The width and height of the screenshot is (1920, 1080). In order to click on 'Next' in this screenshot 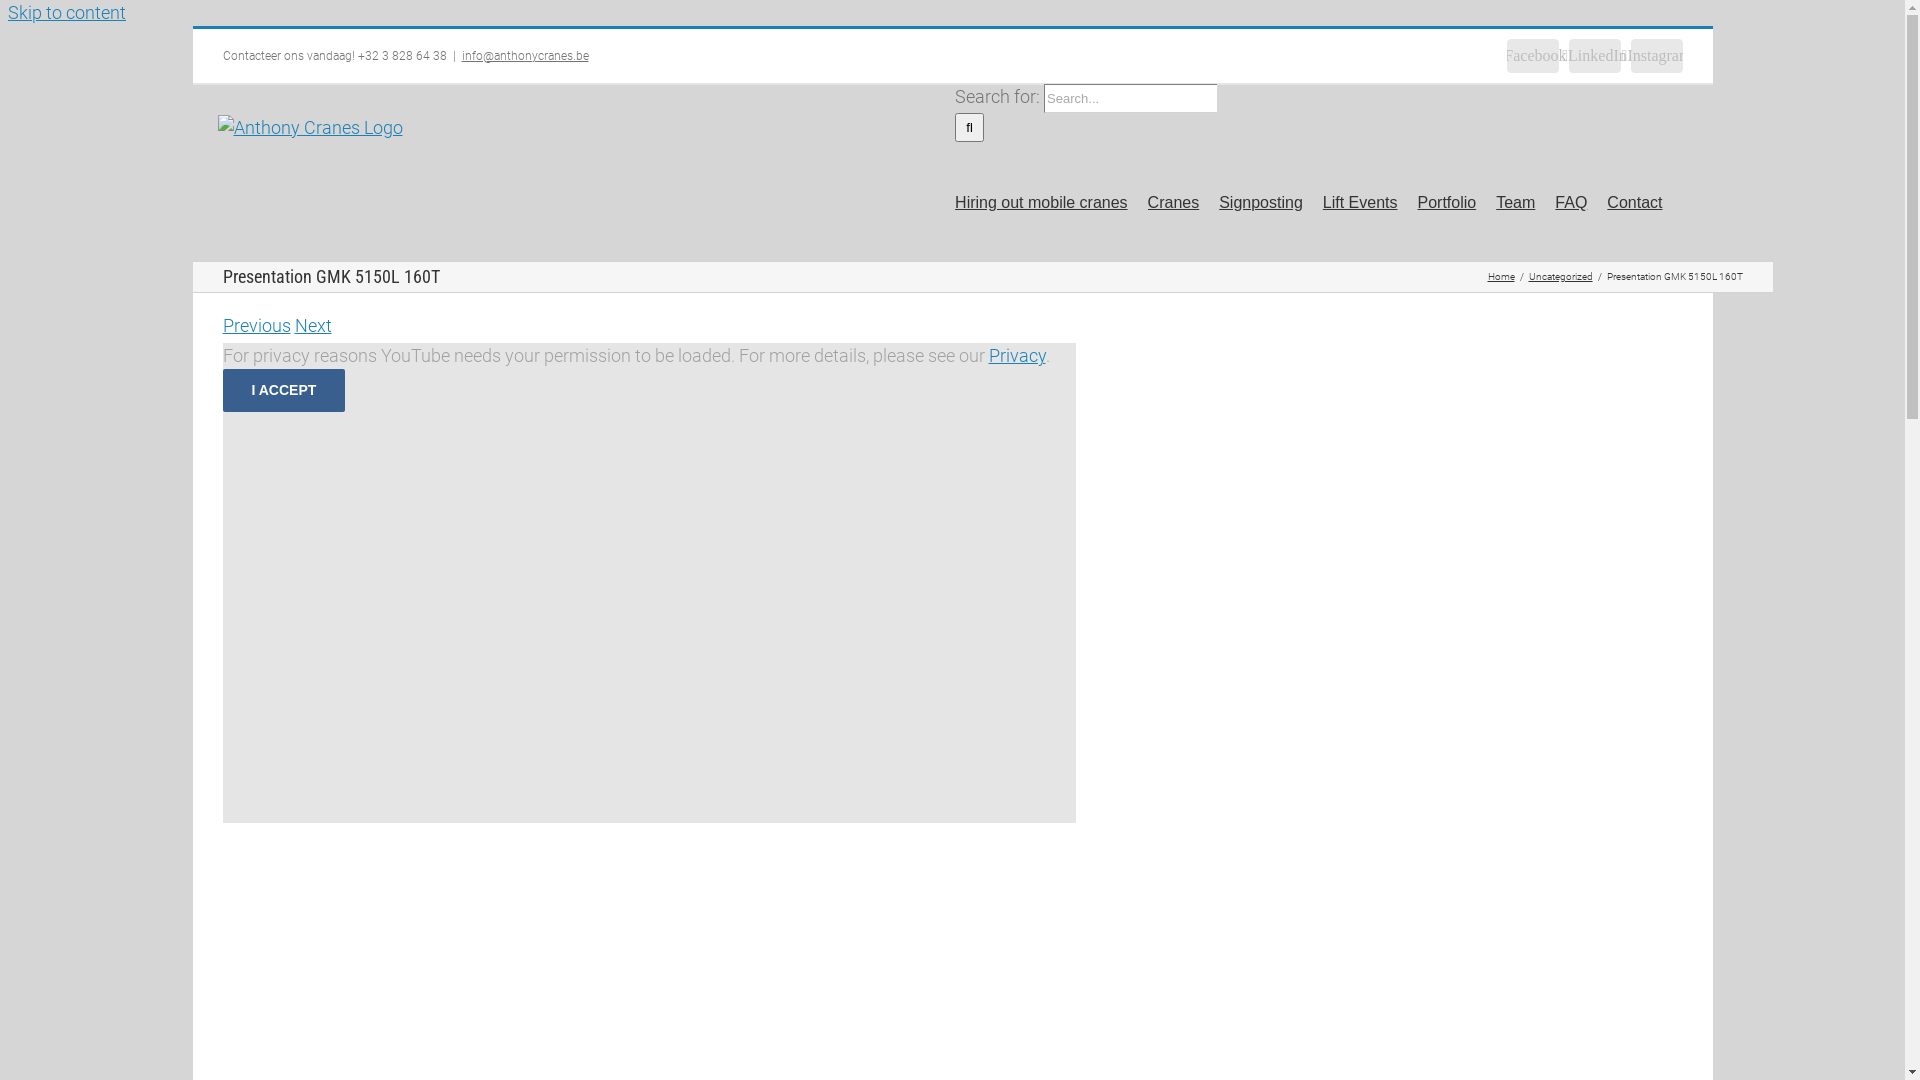, I will do `click(311, 324)`.